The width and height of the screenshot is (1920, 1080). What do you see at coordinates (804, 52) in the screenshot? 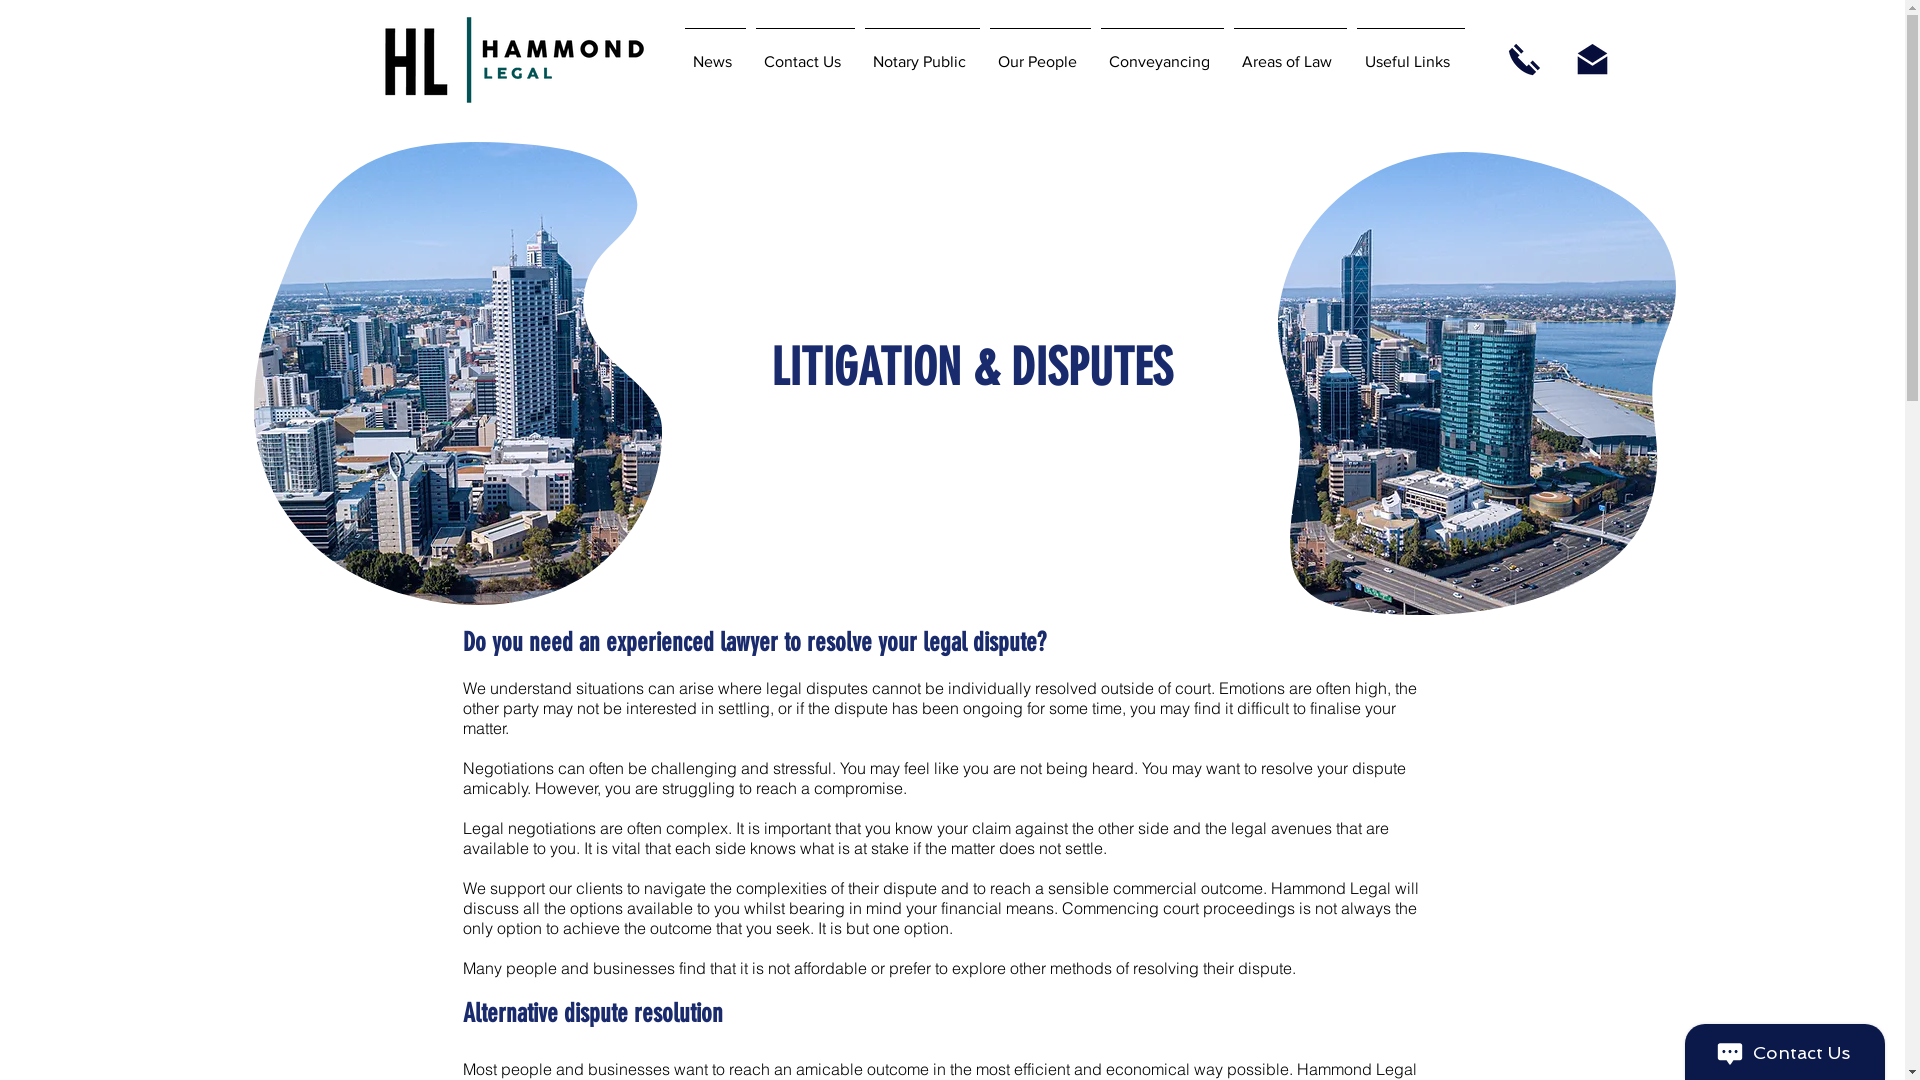
I see `'Contact Us'` at bounding box center [804, 52].